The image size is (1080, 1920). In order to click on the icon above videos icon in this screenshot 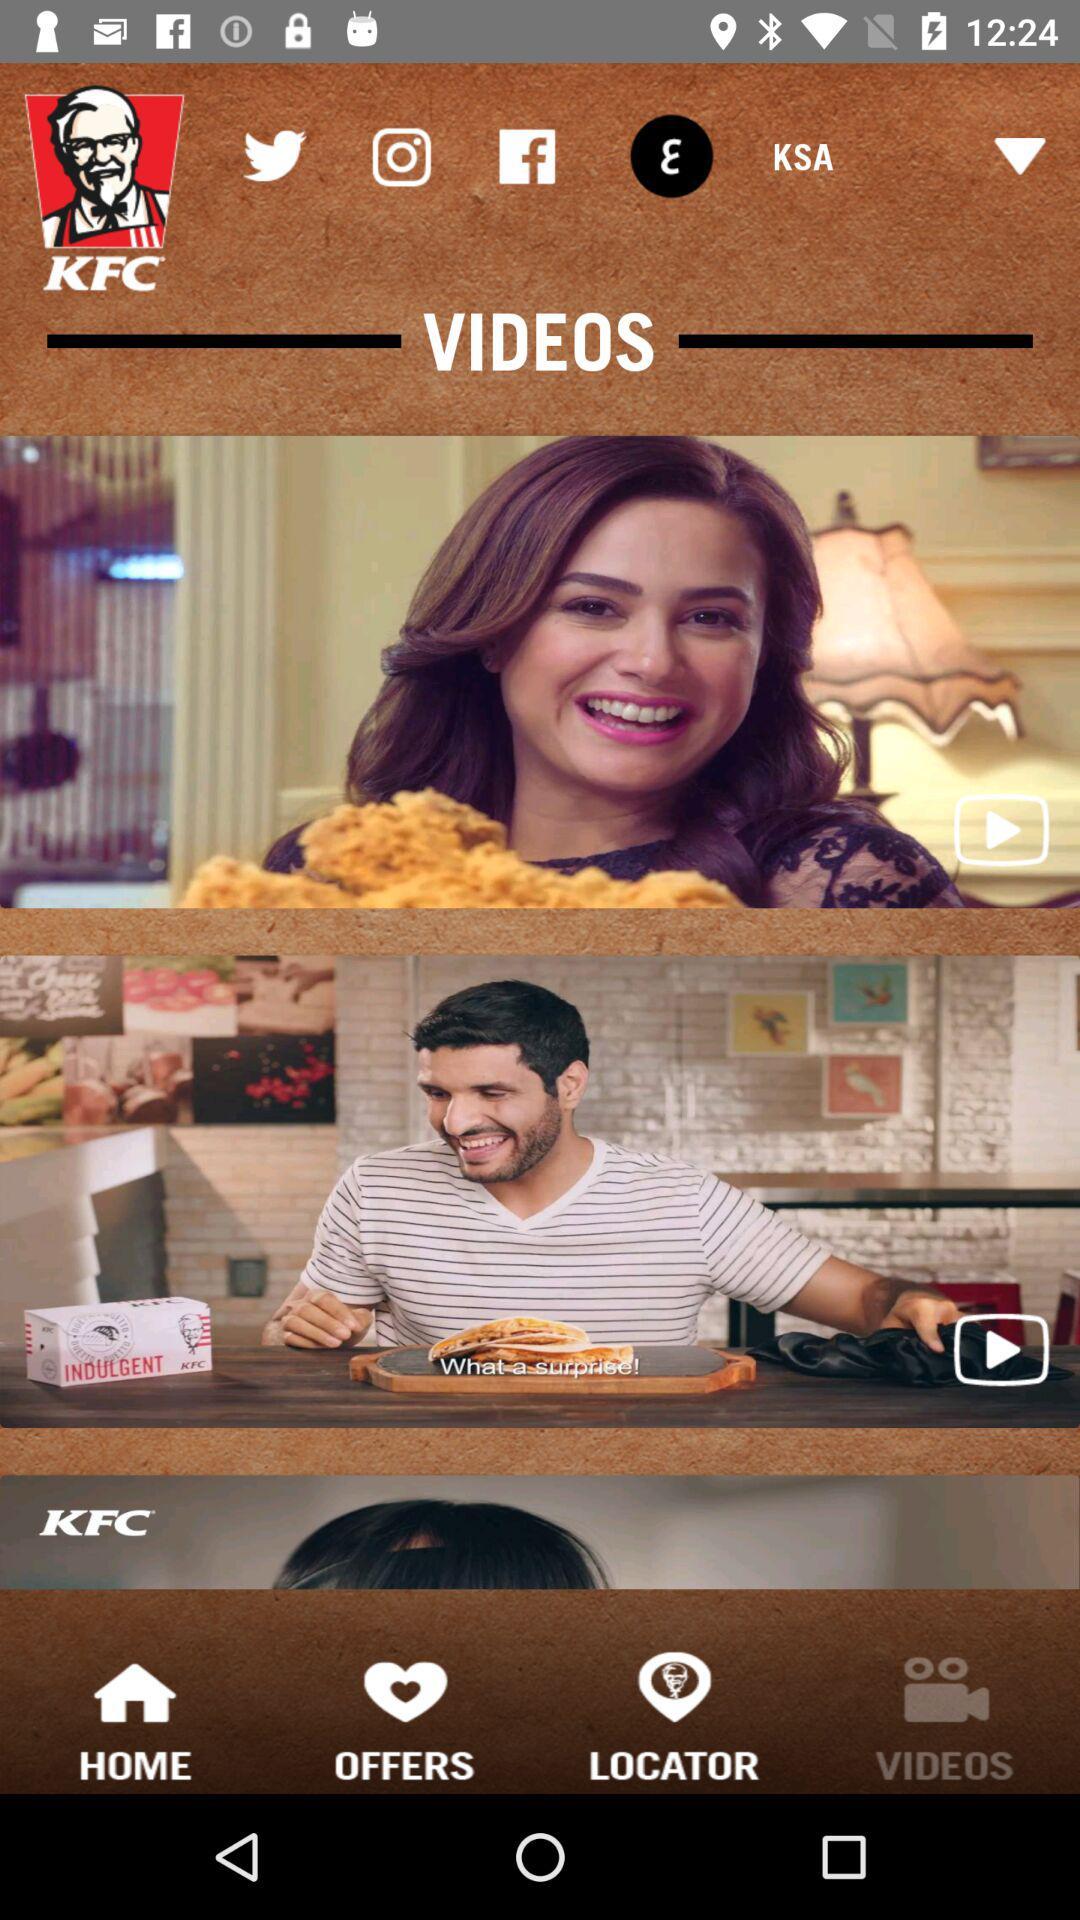, I will do `click(526, 155)`.